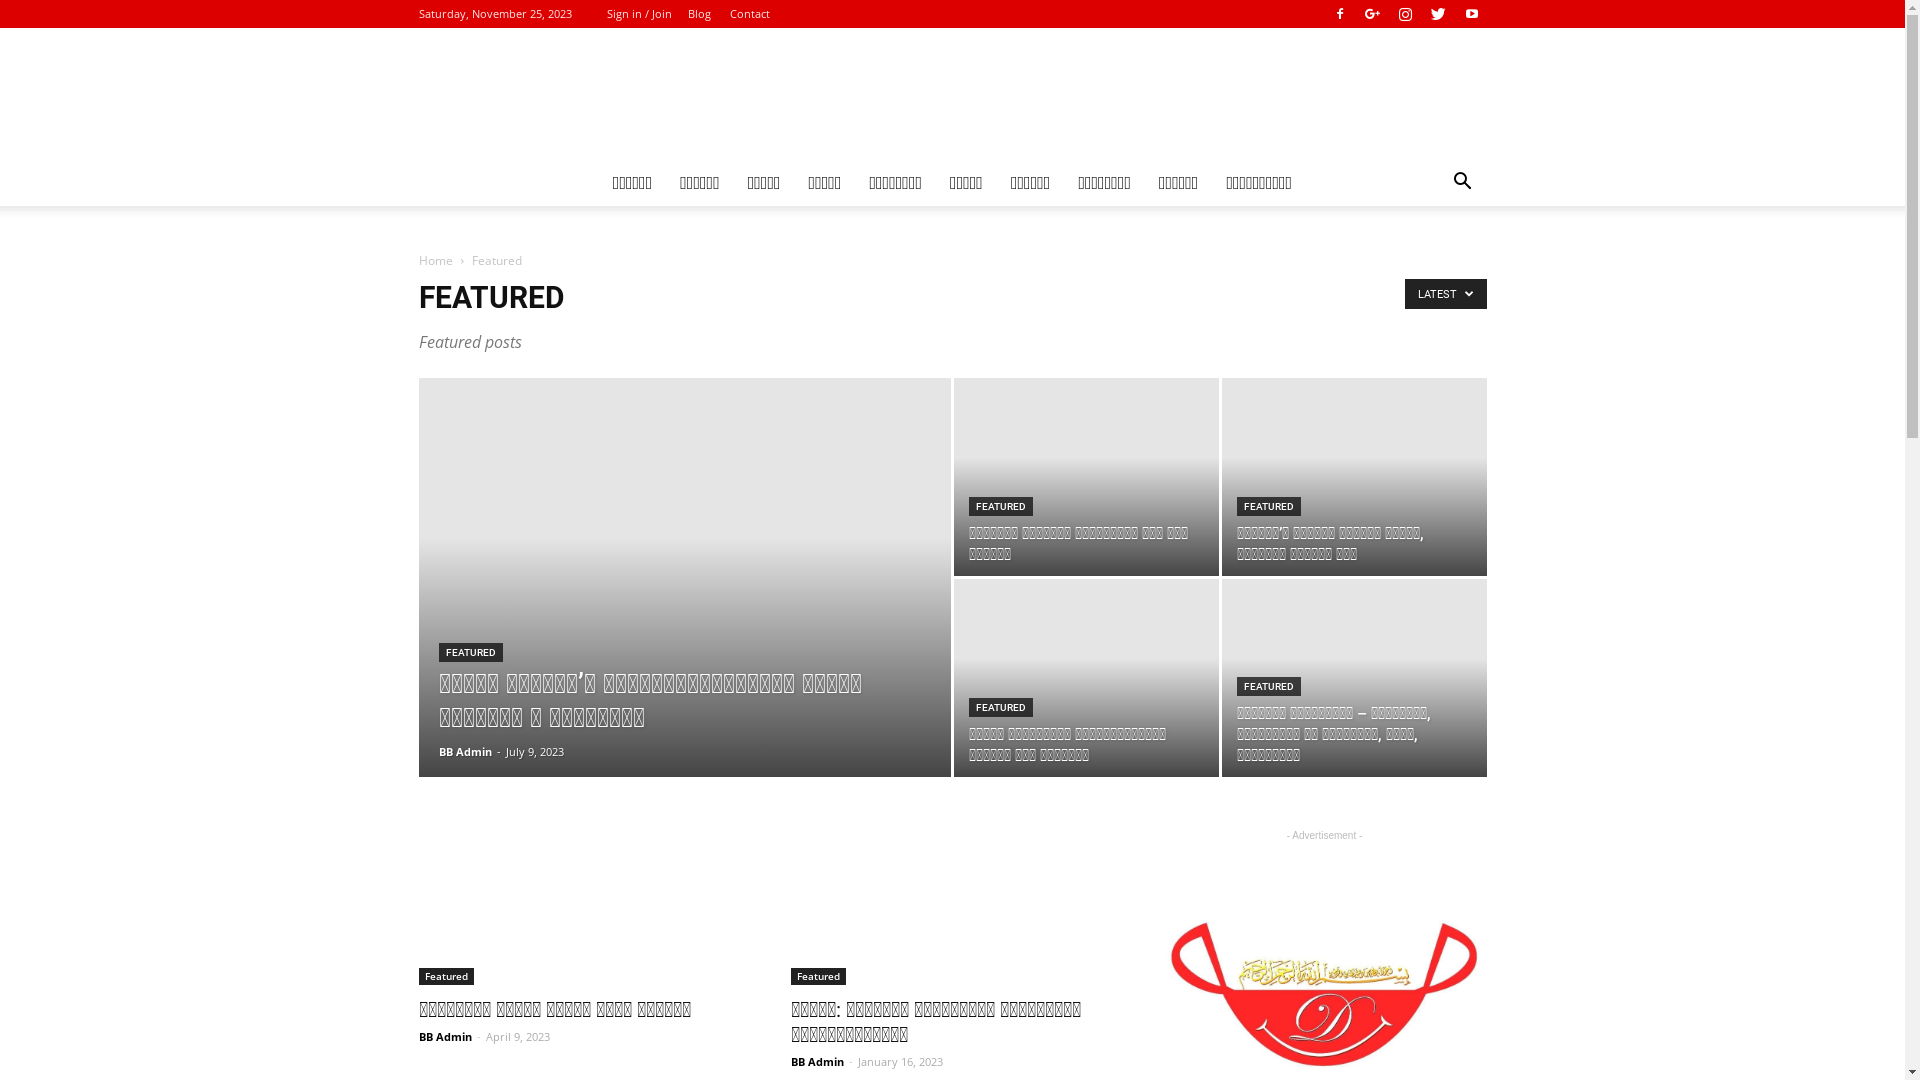 Image resolution: width=1920 pixels, height=1080 pixels. I want to click on 'Home', so click(434, 259).